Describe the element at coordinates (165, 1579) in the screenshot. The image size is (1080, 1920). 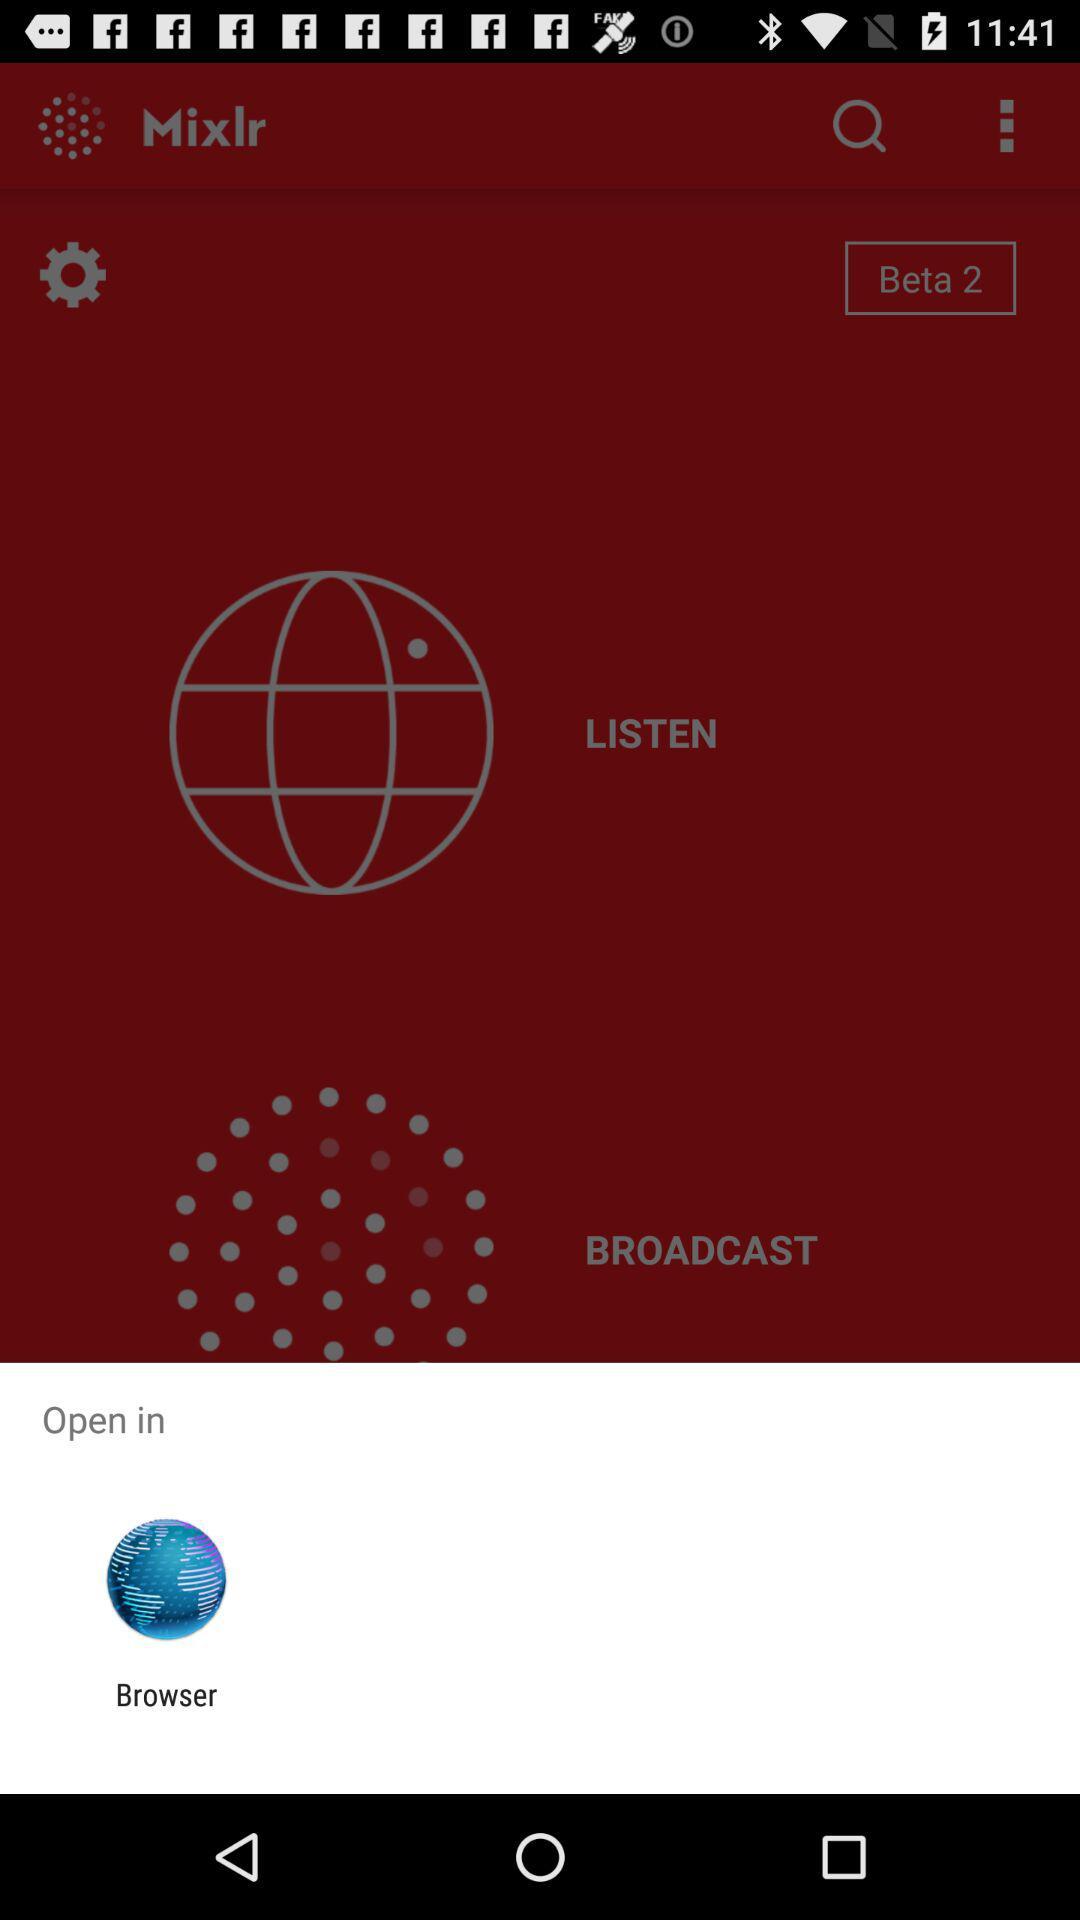
I see `app below open in` at that location.